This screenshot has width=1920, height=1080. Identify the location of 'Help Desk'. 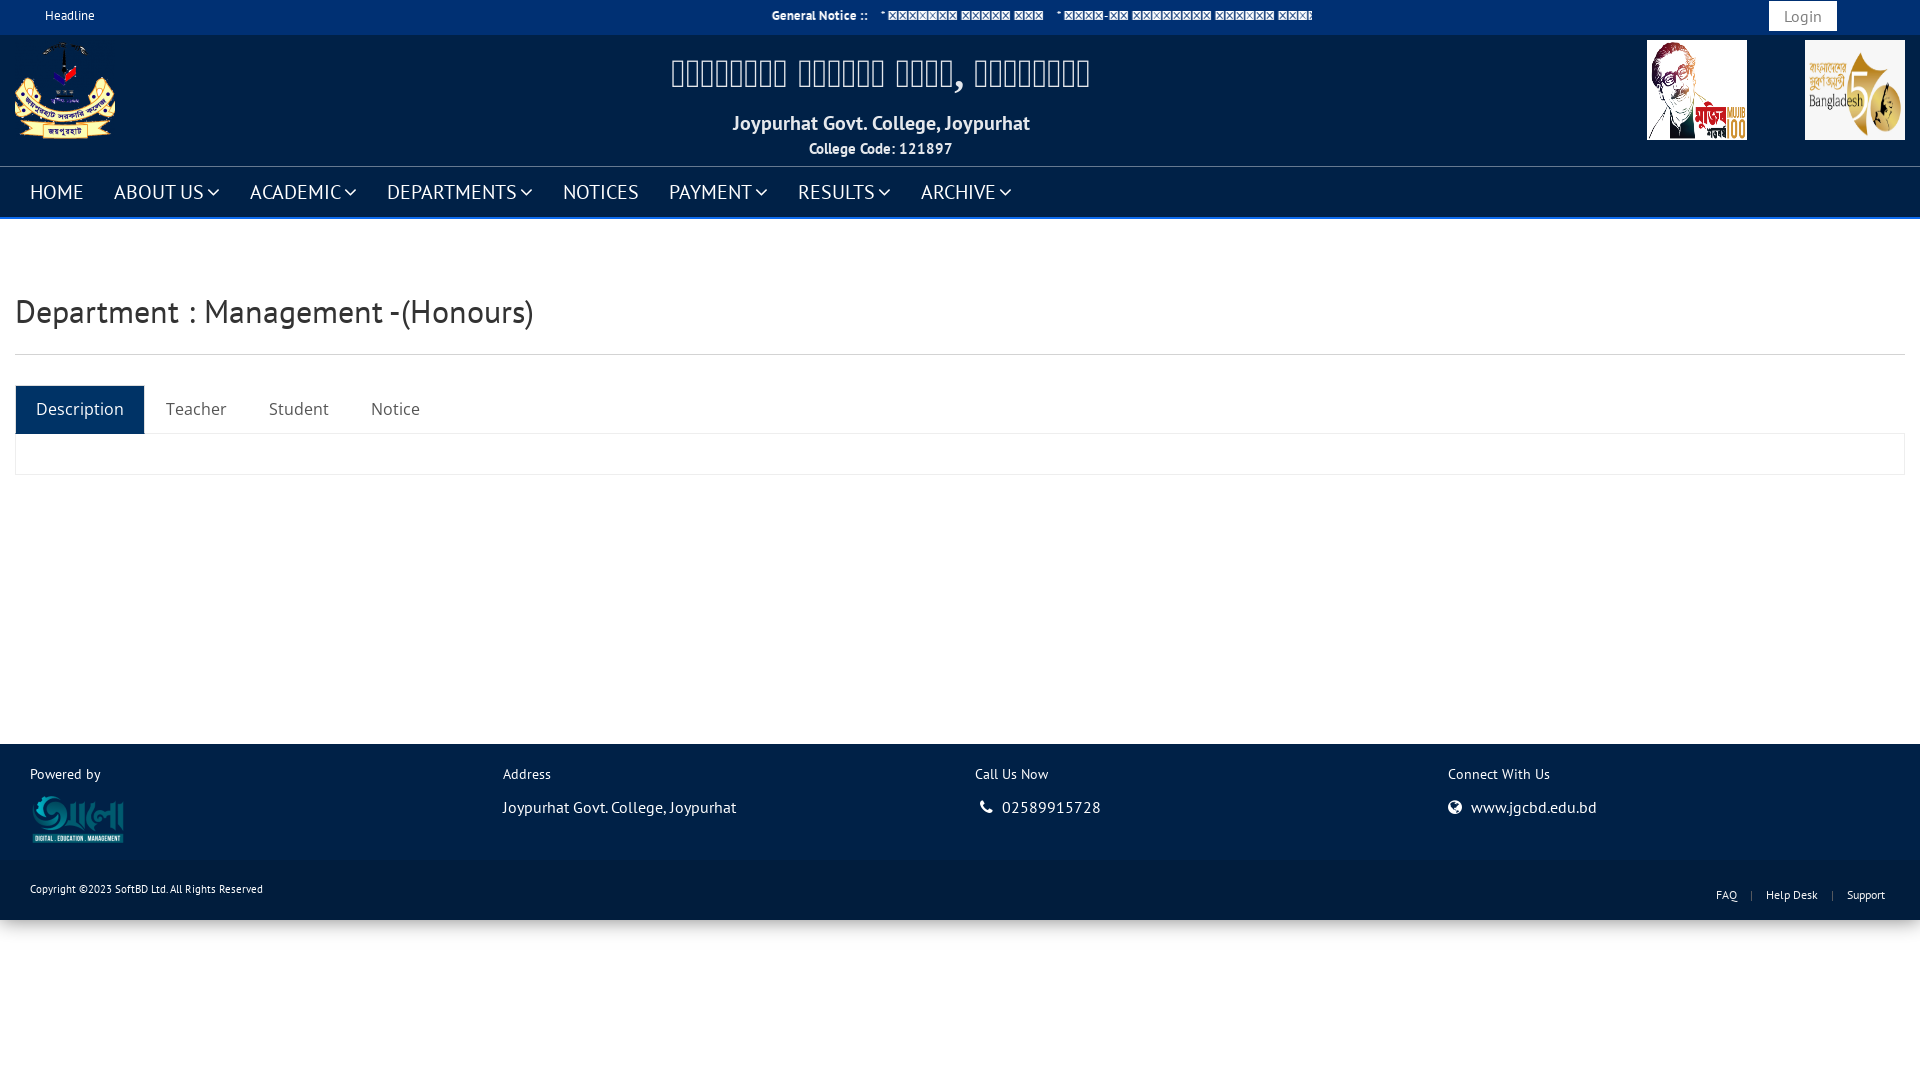
(1791, 892).